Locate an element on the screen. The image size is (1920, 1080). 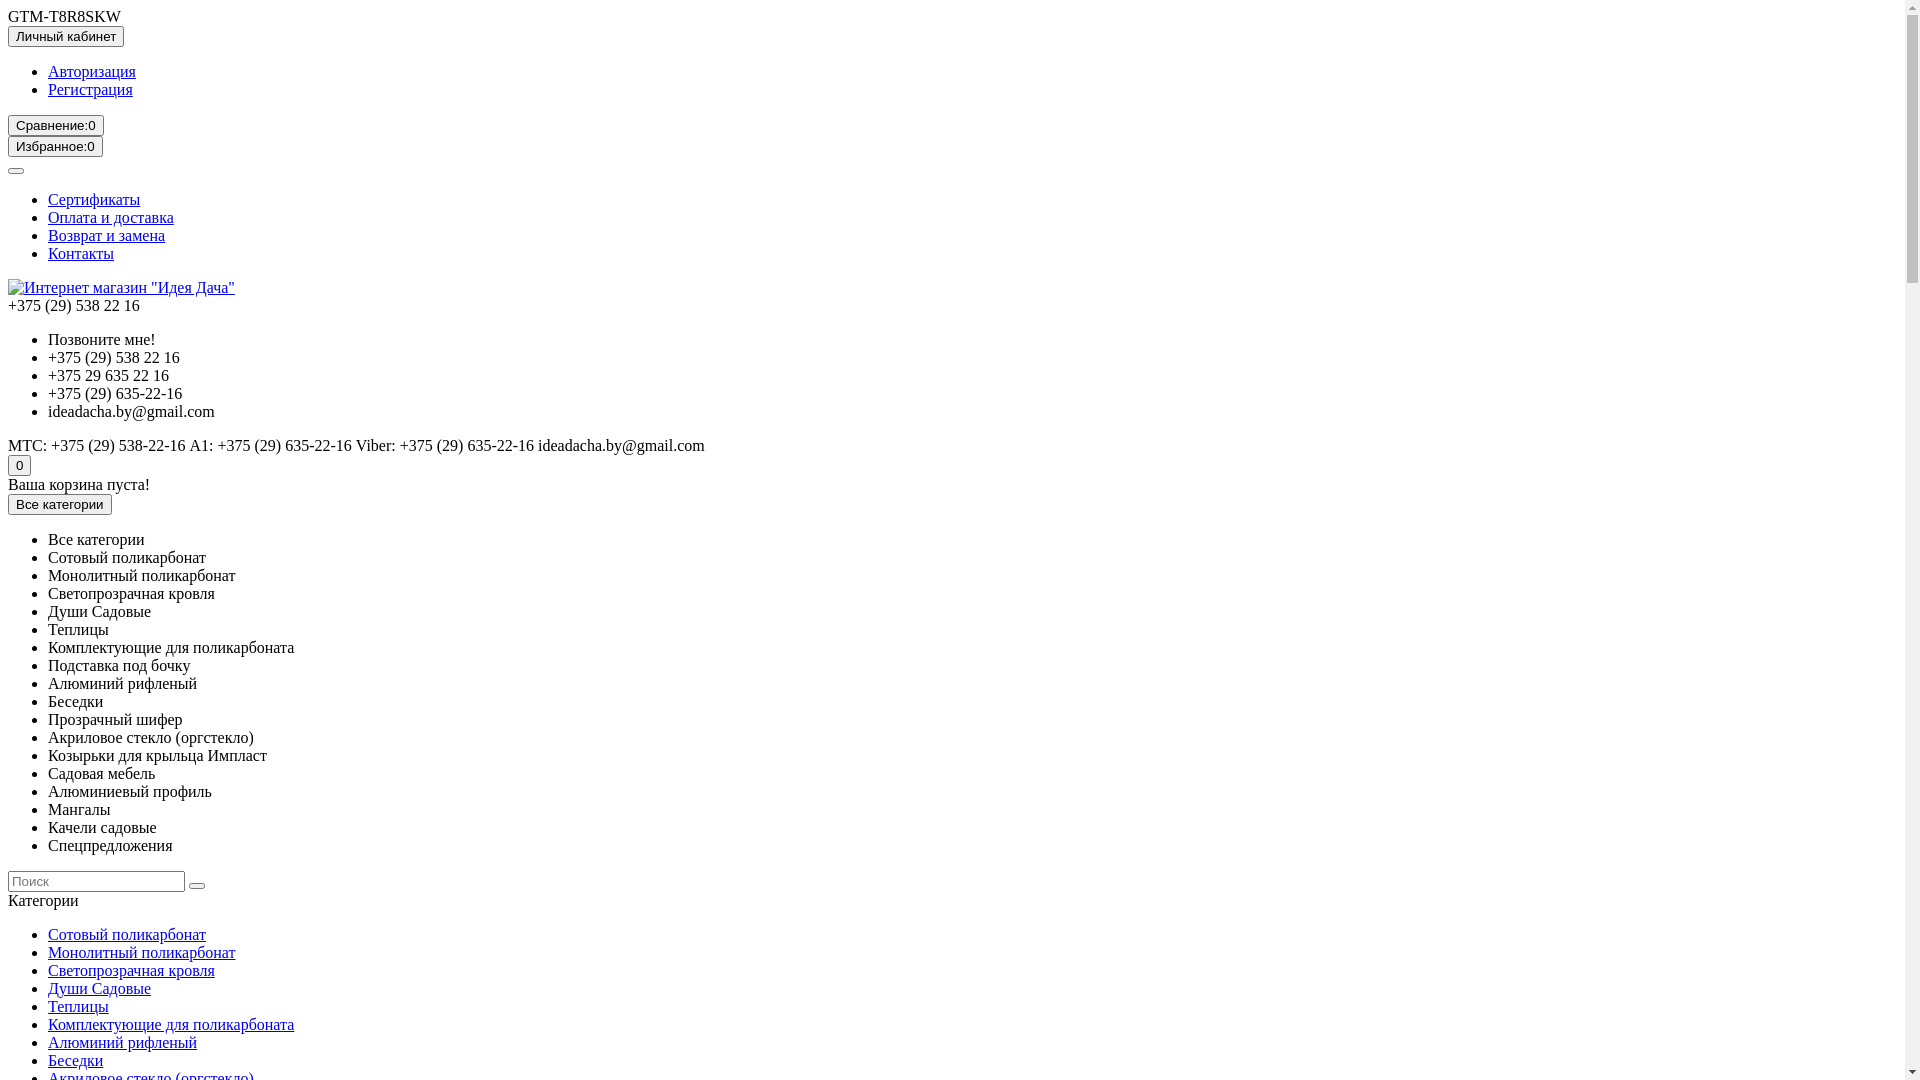
'0' is located at coordinates (19, 465).